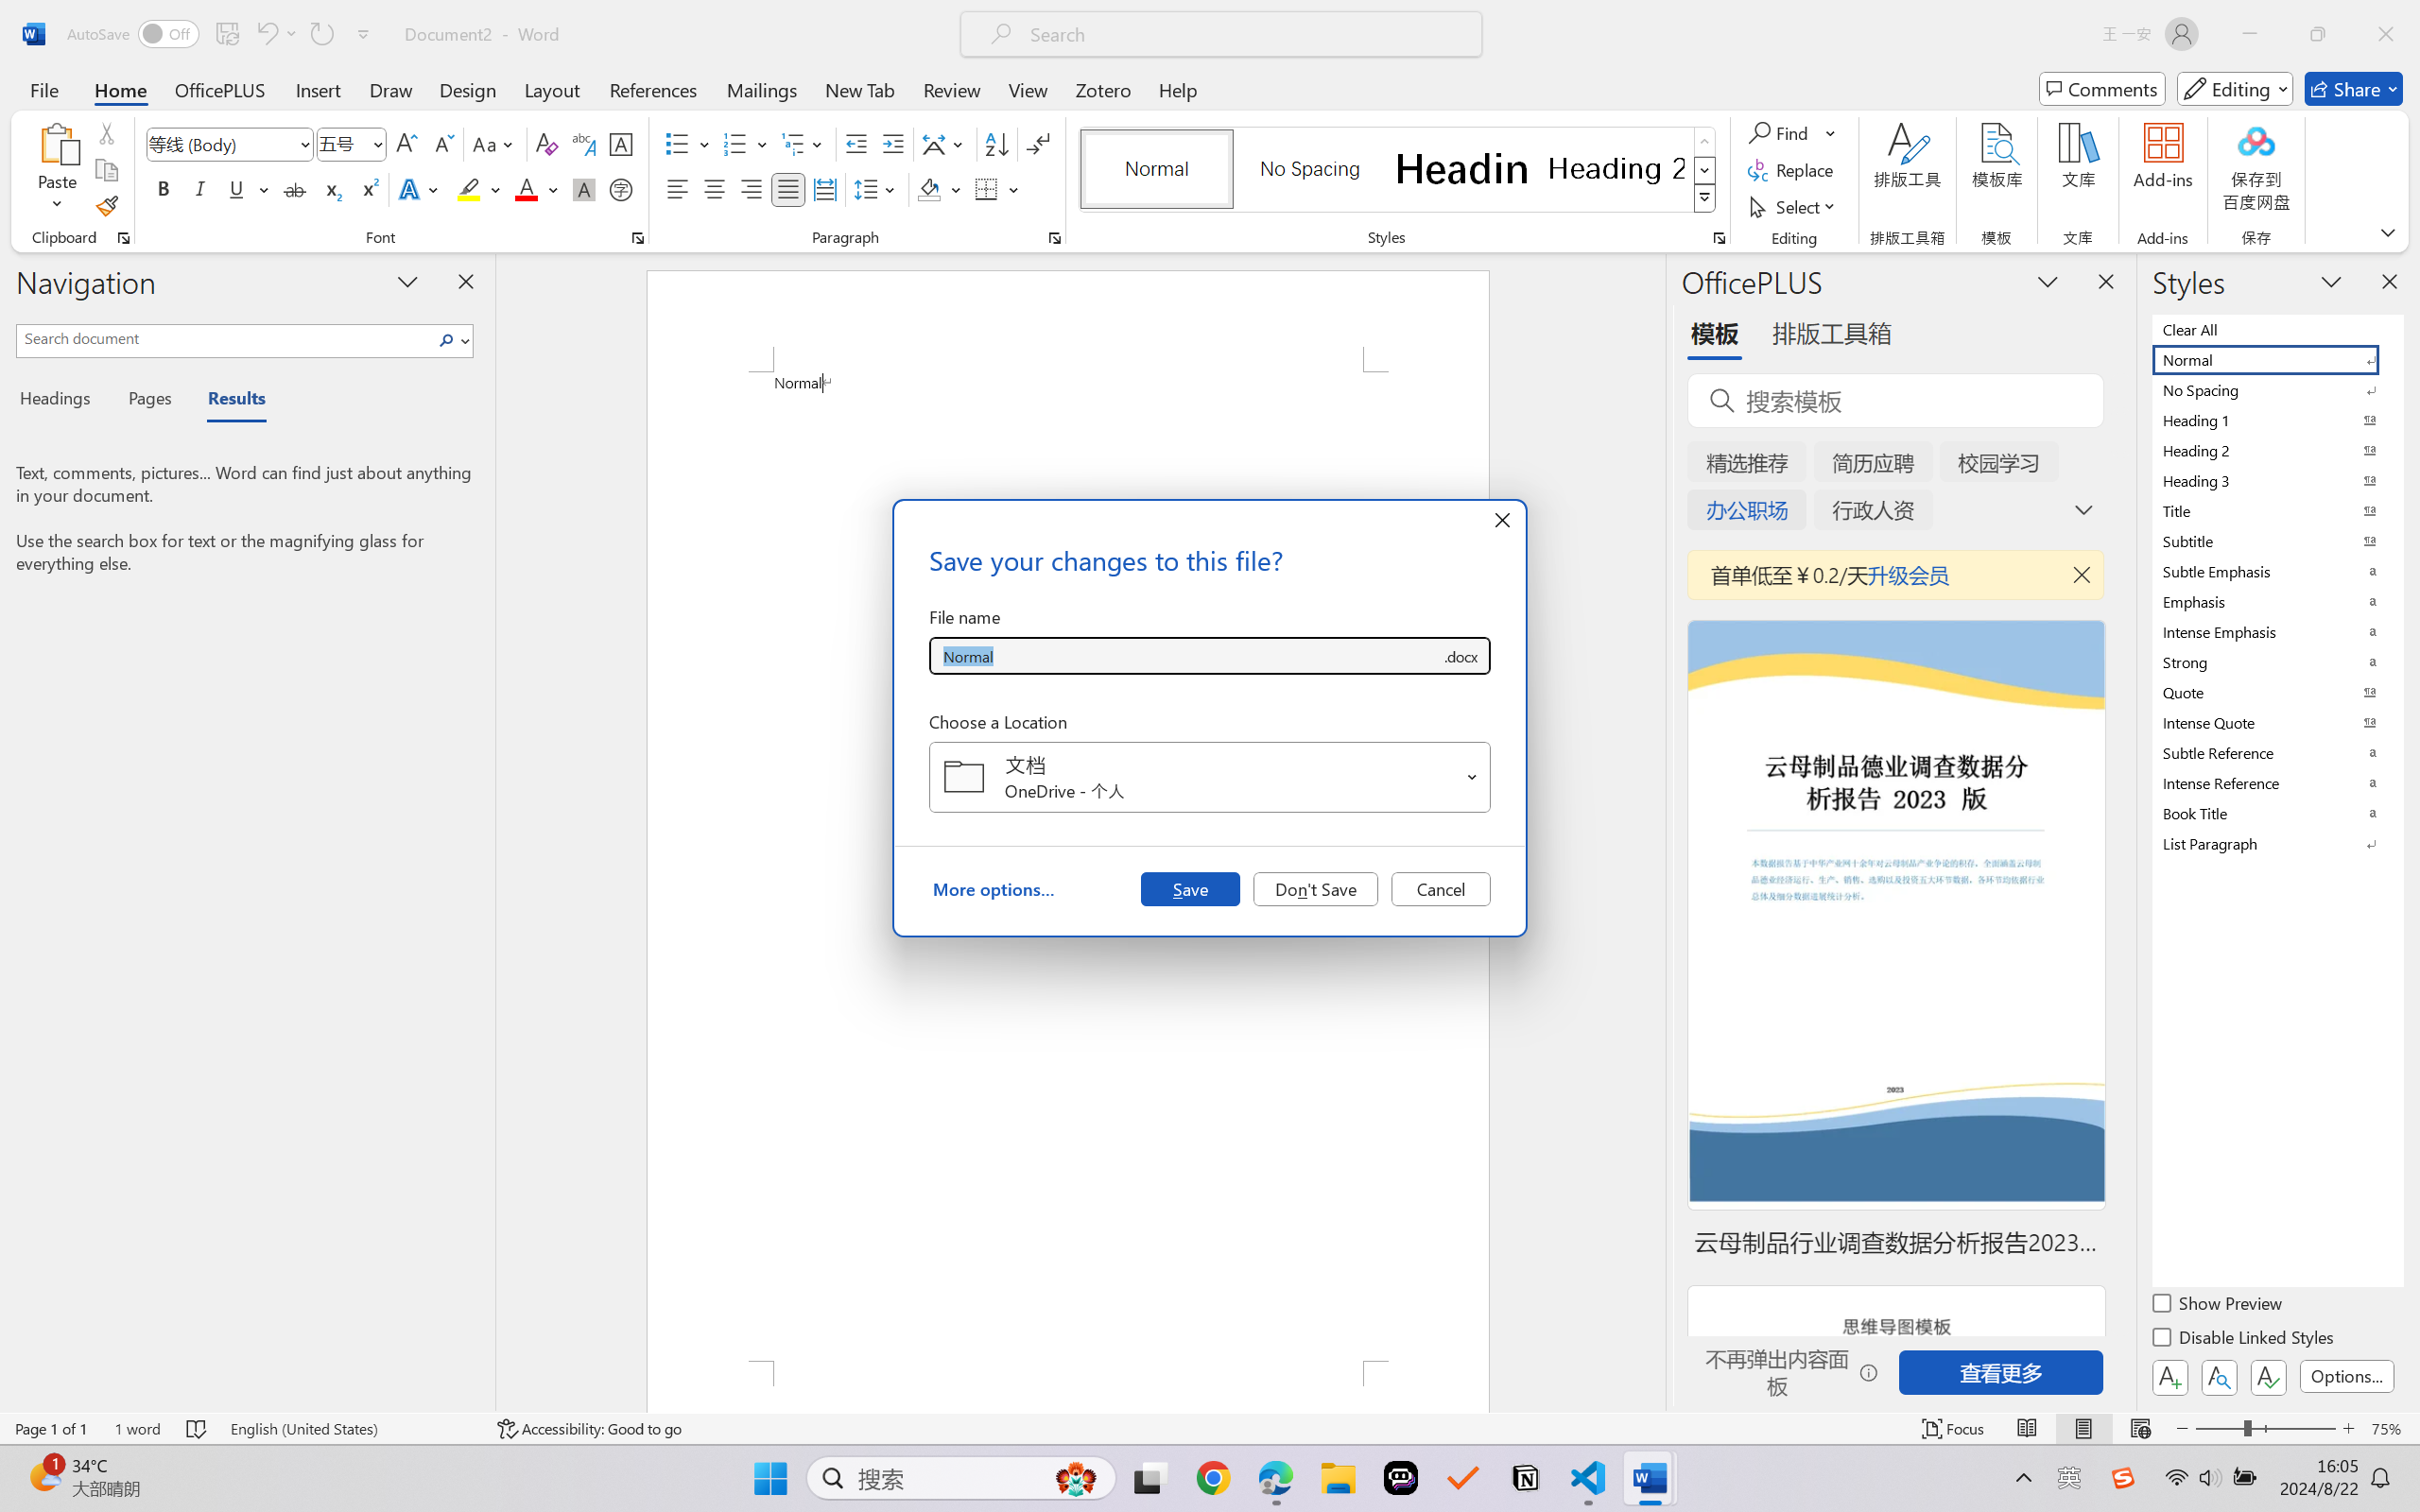 The image size is (2420, 1512). Describe the element at coordinates (1076, 1478) in the screenshot. I see `'AutomationID: DynamicSearchBoxGleamImage'` at that location.